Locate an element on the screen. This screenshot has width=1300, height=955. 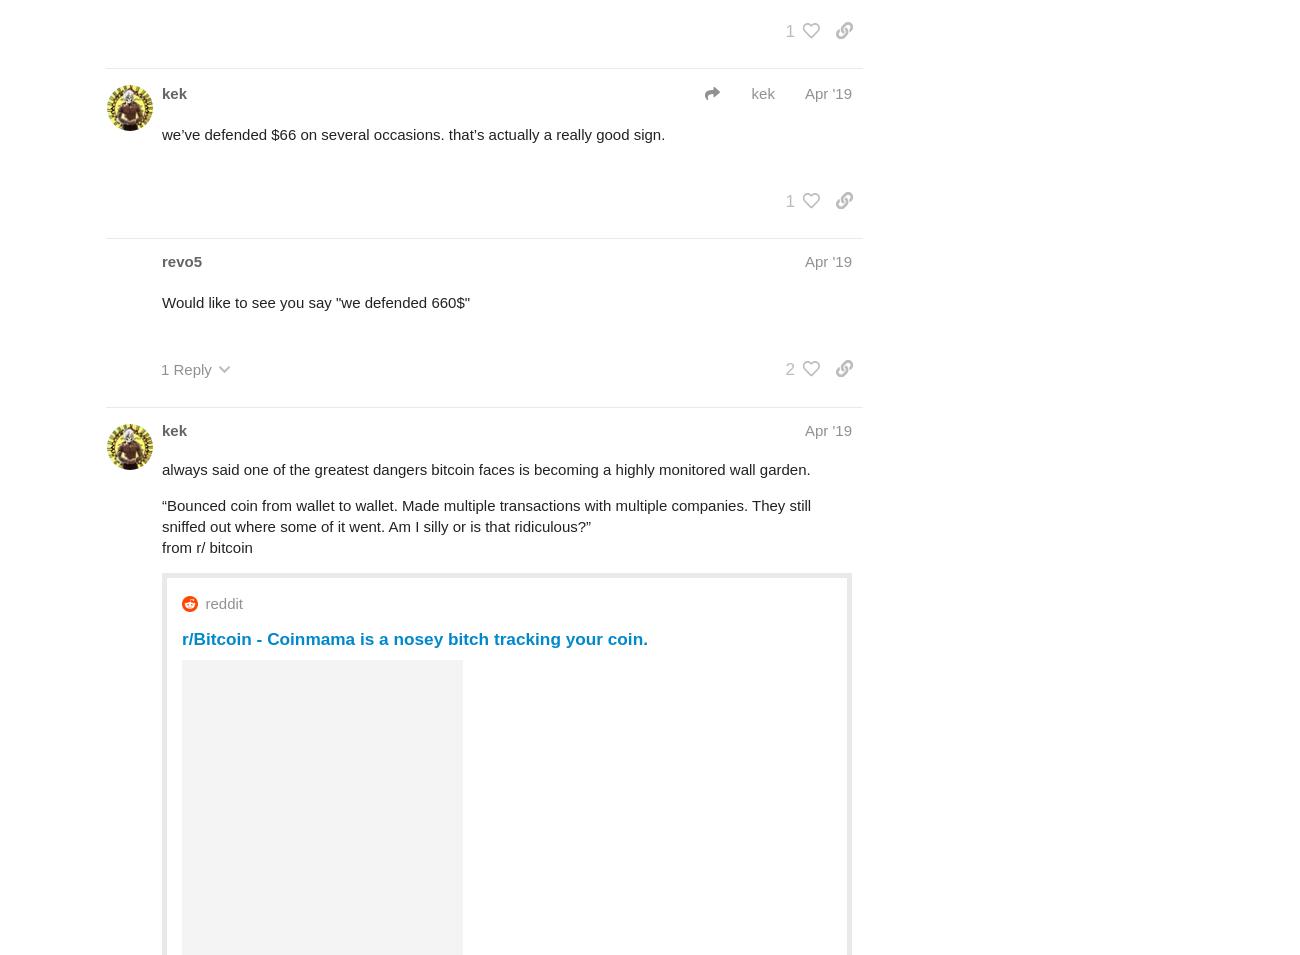
'we’ve defended $66 on several occasions. that’s actually a really good sign.' is located at coordinates (413, 132).